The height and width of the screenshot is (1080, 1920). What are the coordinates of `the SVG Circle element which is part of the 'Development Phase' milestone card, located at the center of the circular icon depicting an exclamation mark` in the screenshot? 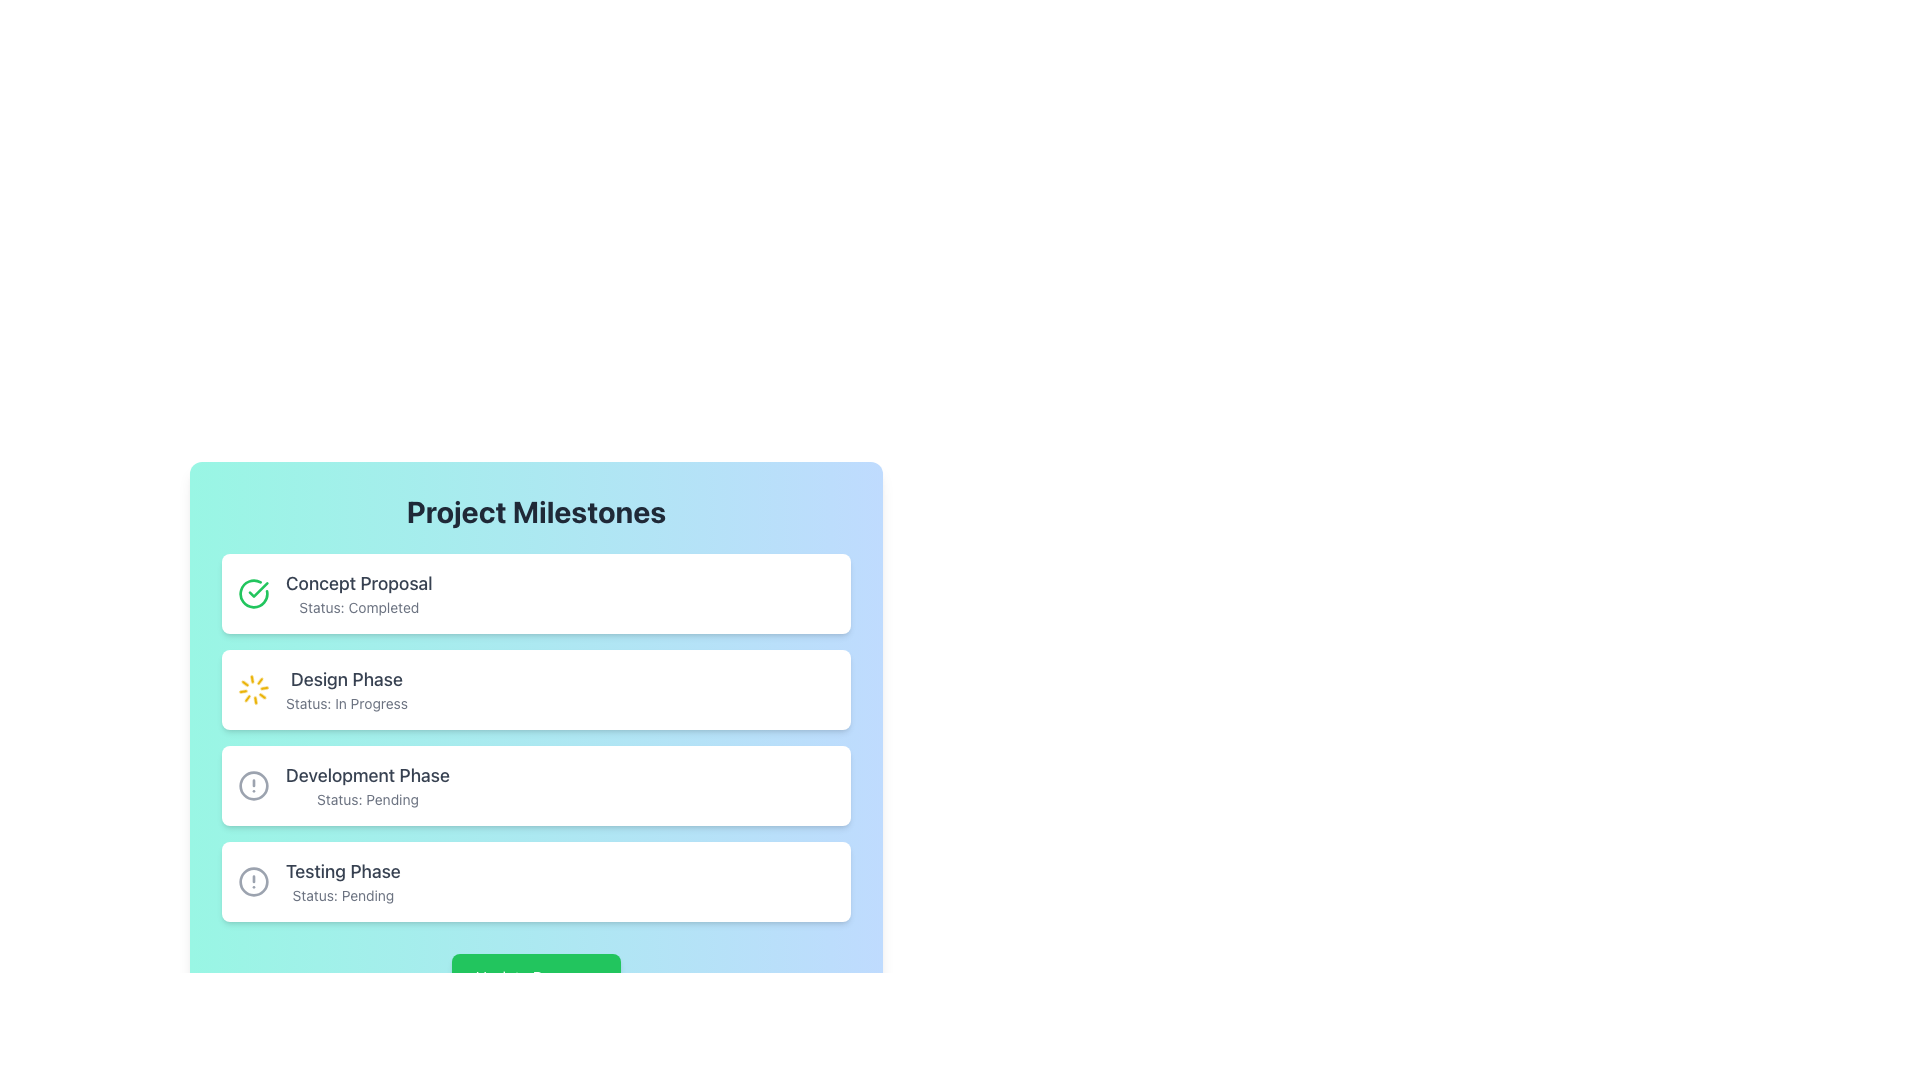 It's located at (253, 785).